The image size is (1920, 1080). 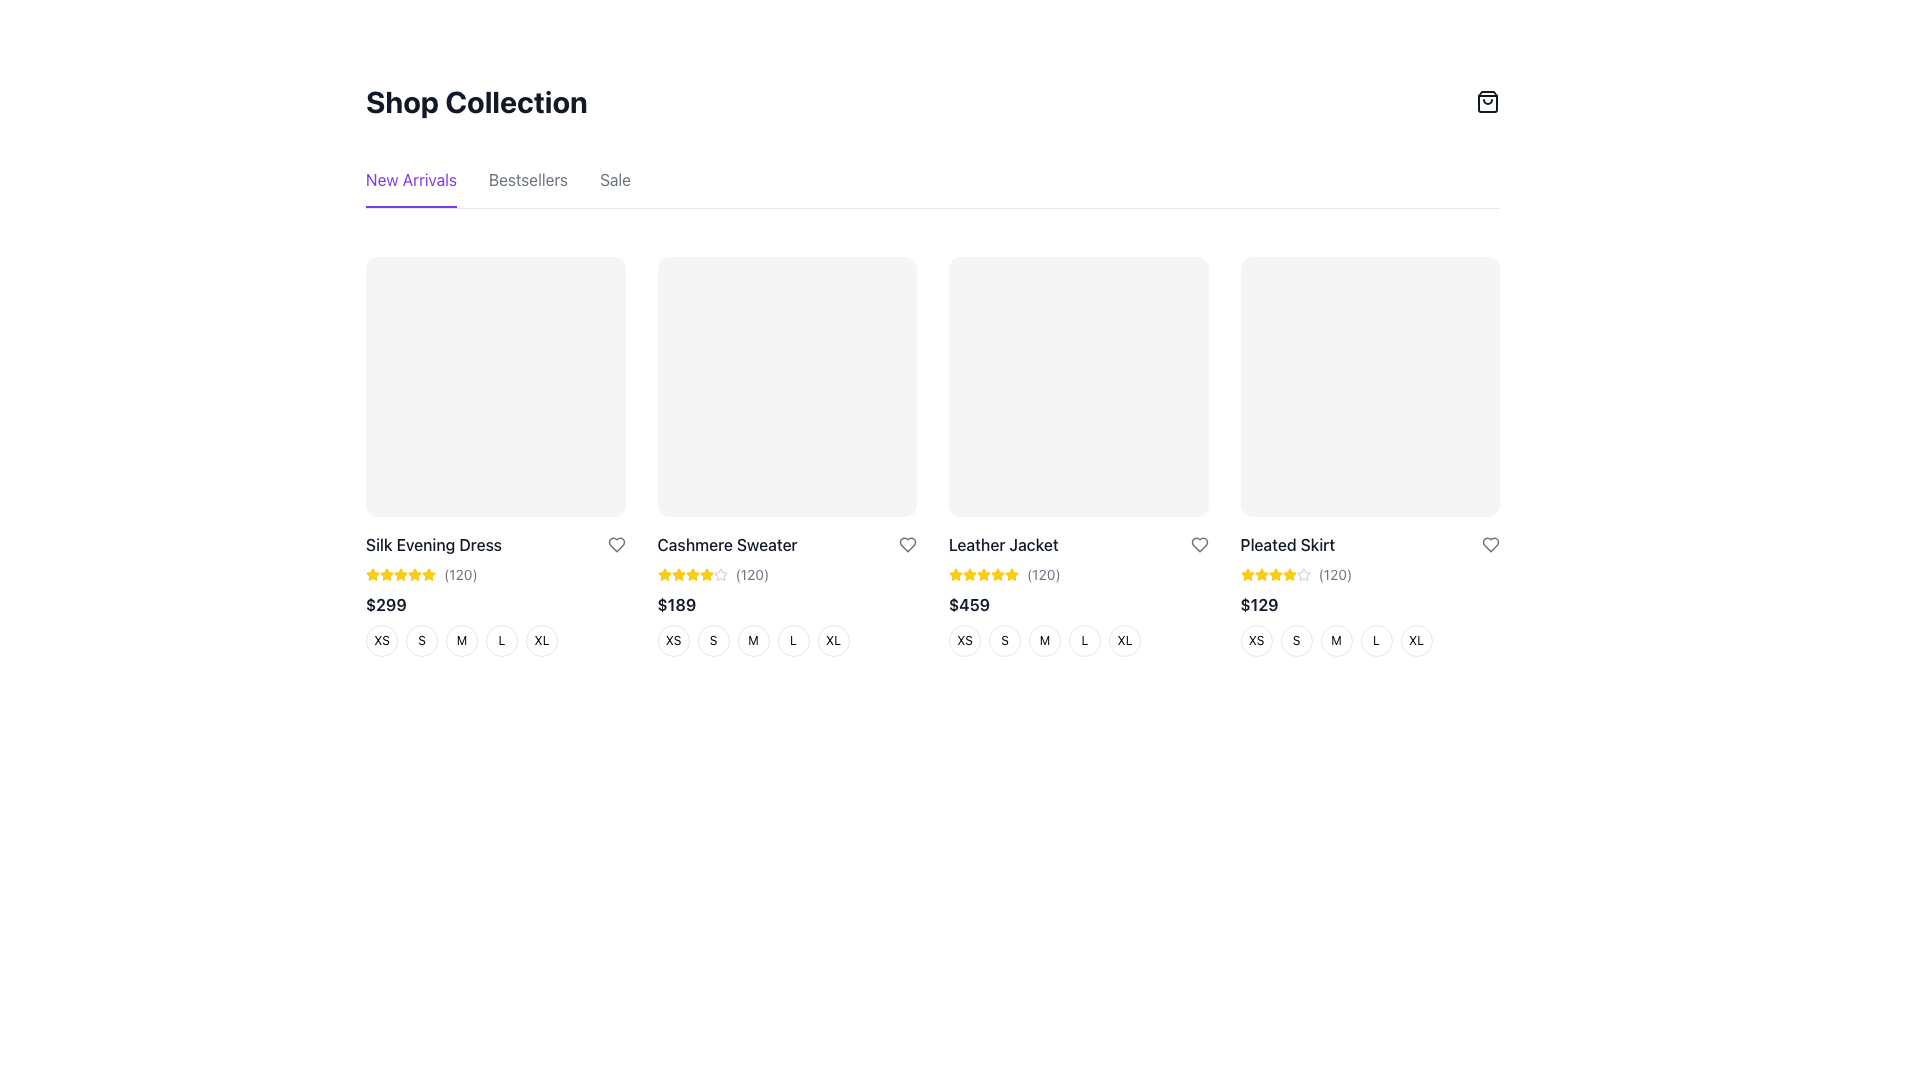 What do you see at coordinates (410, 188) in the screenshot?
I see `the 'New Arrivals' navigation tab located in the top-left corner below 'Shop Collection'` at bounding box center [410, 188].